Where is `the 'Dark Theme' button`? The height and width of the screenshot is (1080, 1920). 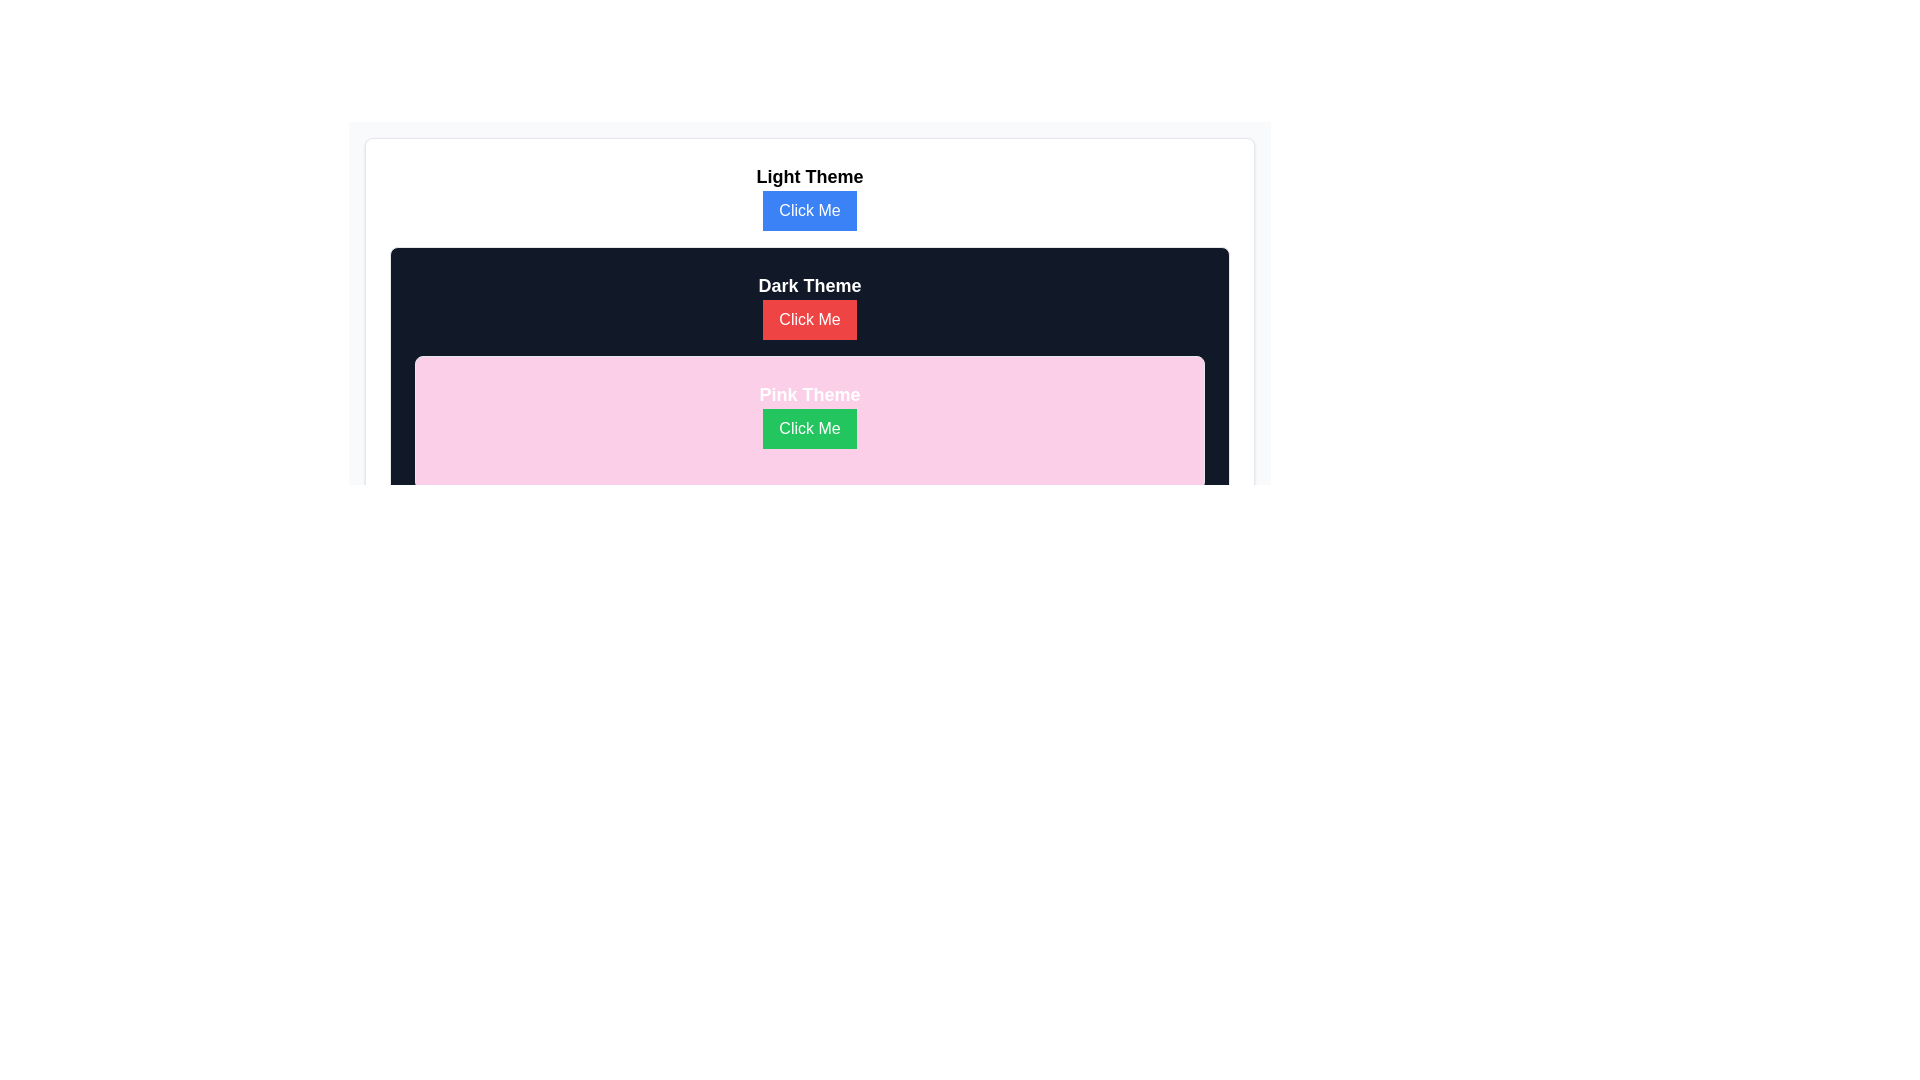 the 'Dark Theme' button is located at coordinates (810, 338).